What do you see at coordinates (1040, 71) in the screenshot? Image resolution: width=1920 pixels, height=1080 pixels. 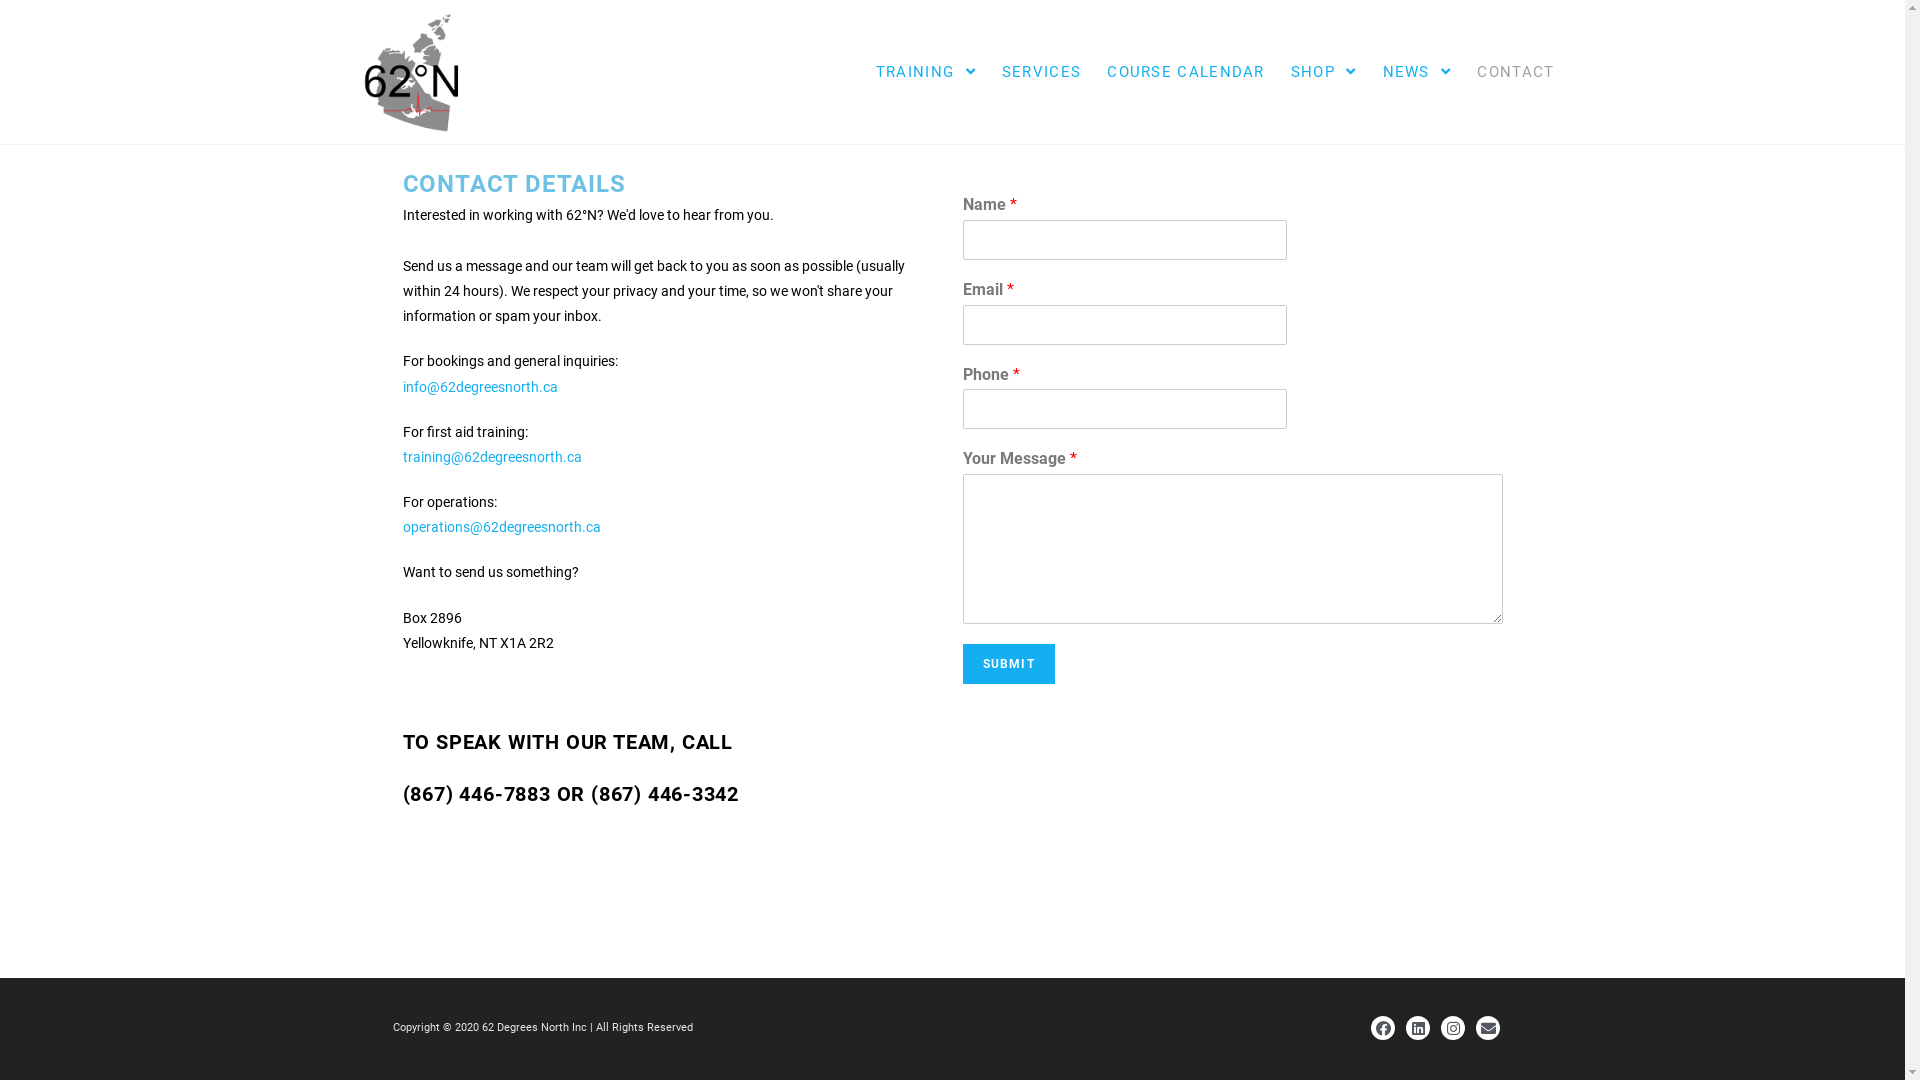 I see `'SERVICES'` at bounding box center [1040, 71].